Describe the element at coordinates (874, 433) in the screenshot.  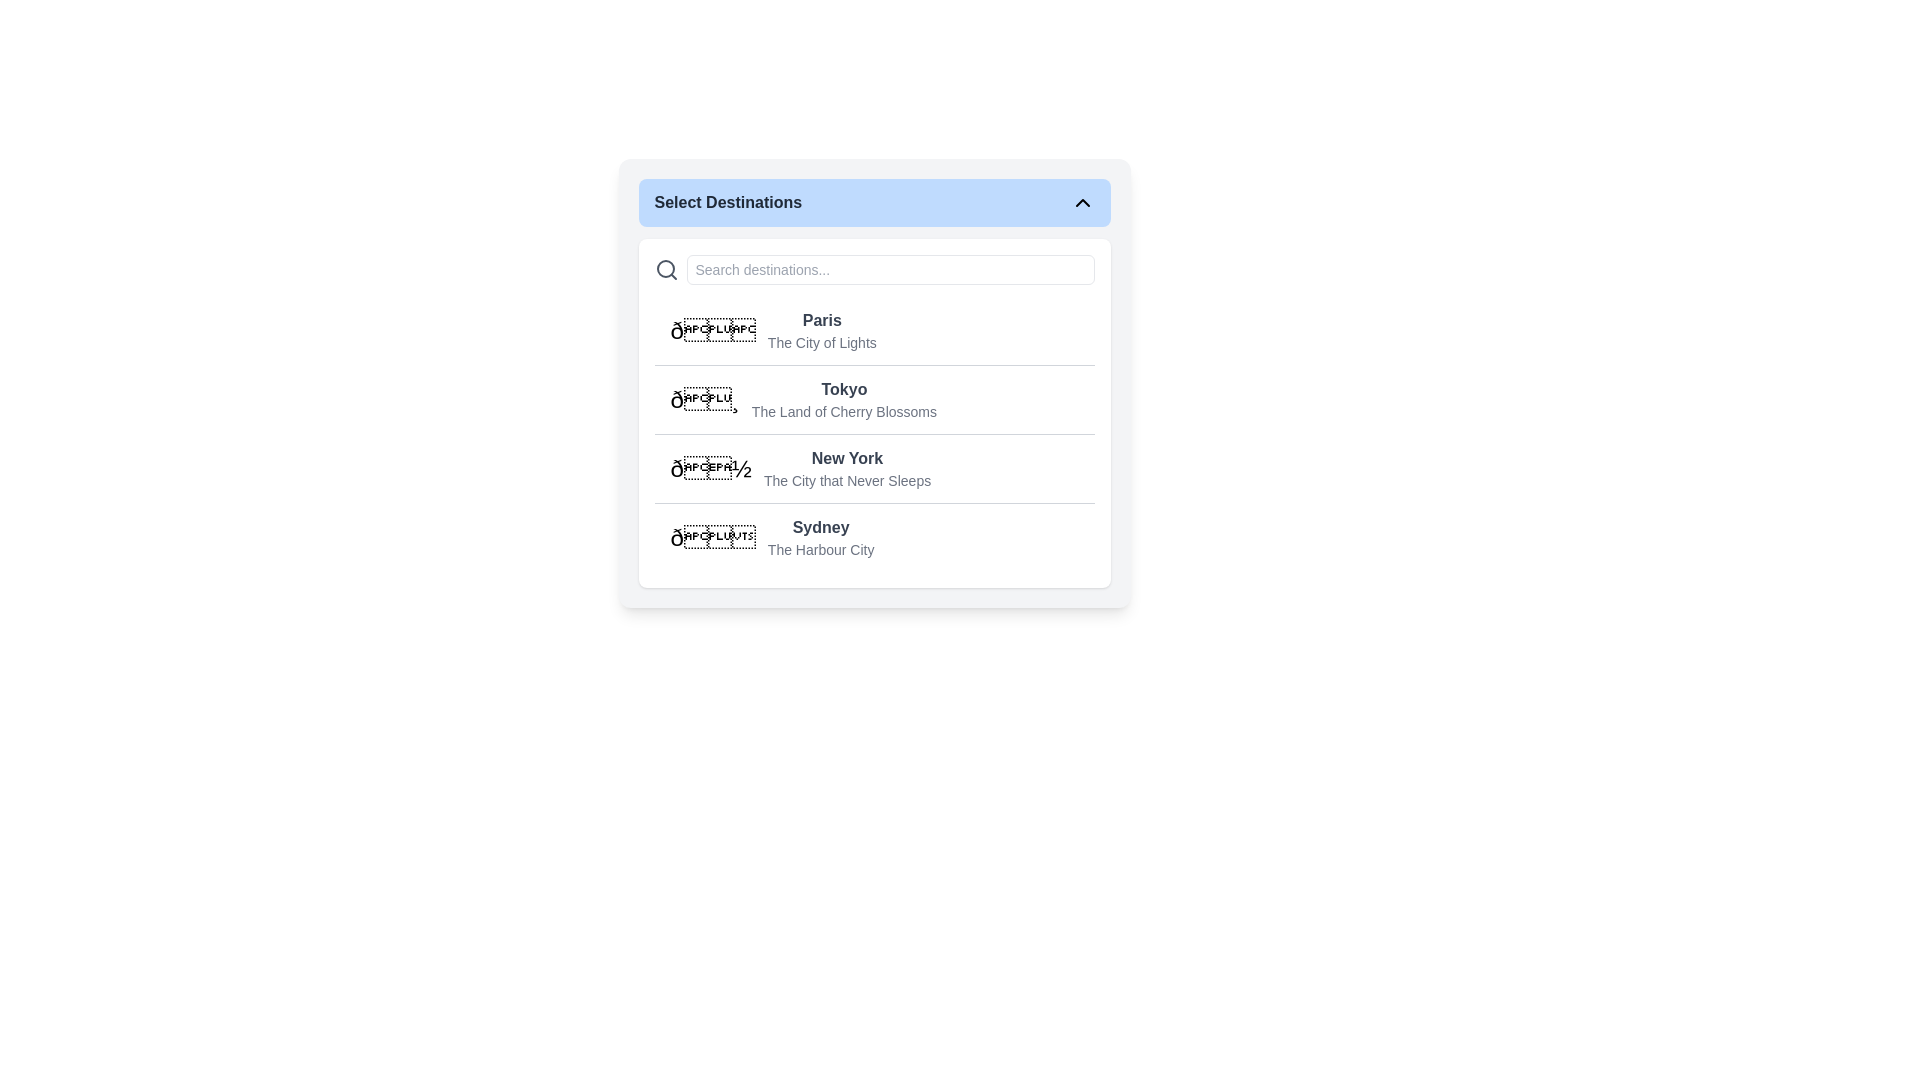
I see `an entry in the 'Select Destinations' list component` at that location.